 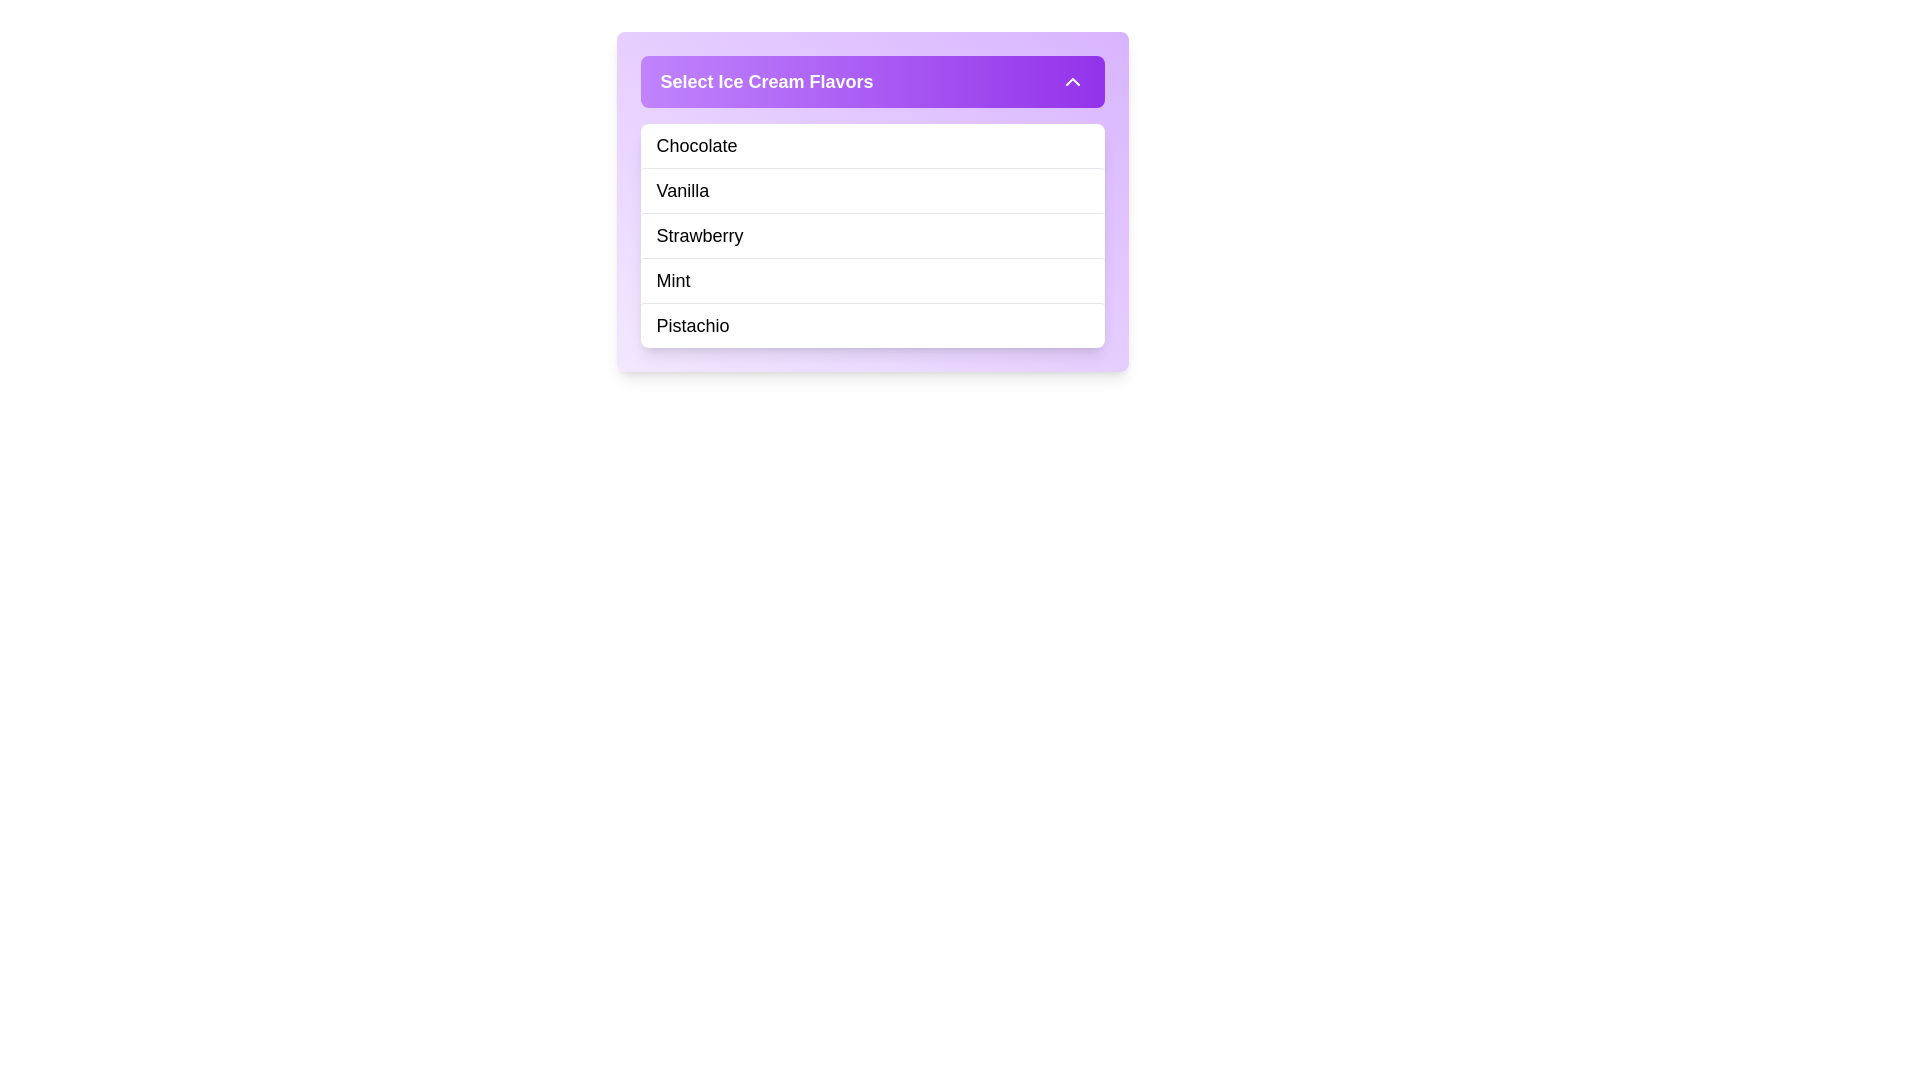 What do you see at coordinates (872, 201) in the screenshot?
I see `the 'Vanilla' item in the list of ice cream flavors` at bounding box center [872, 201].